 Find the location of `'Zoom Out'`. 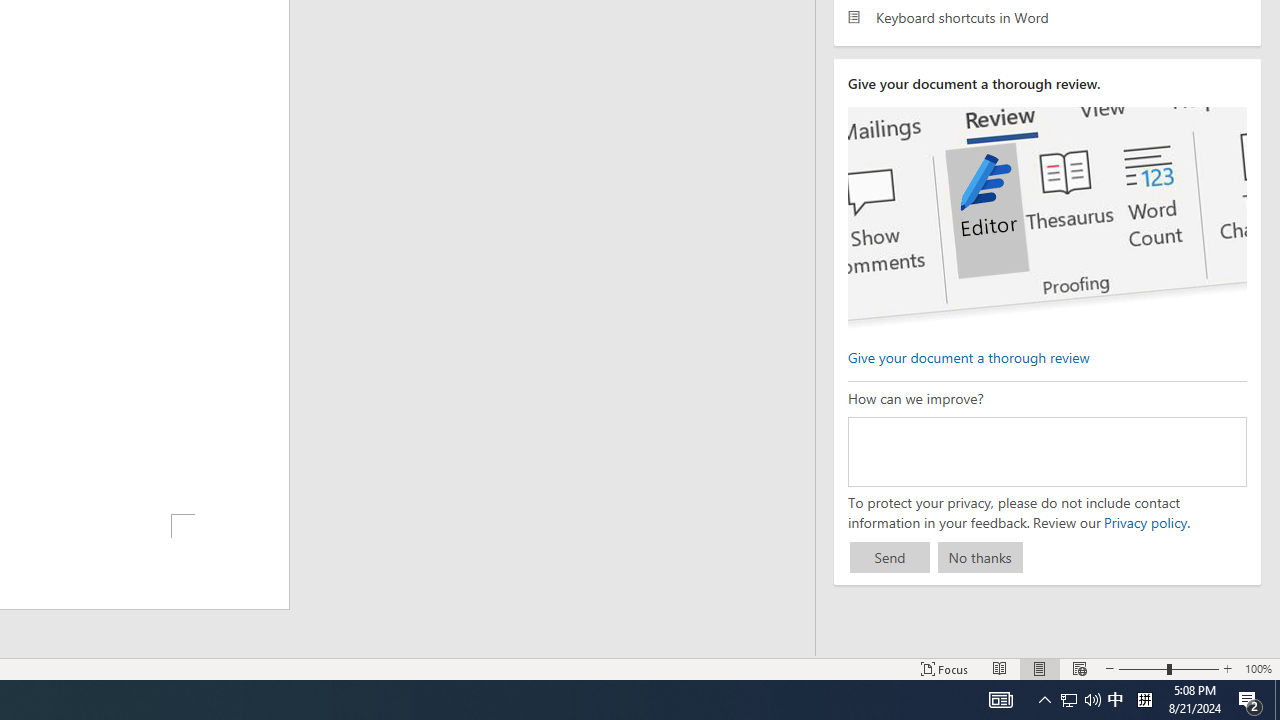

'Zoom Out' is located at coordinates (1143, 669).